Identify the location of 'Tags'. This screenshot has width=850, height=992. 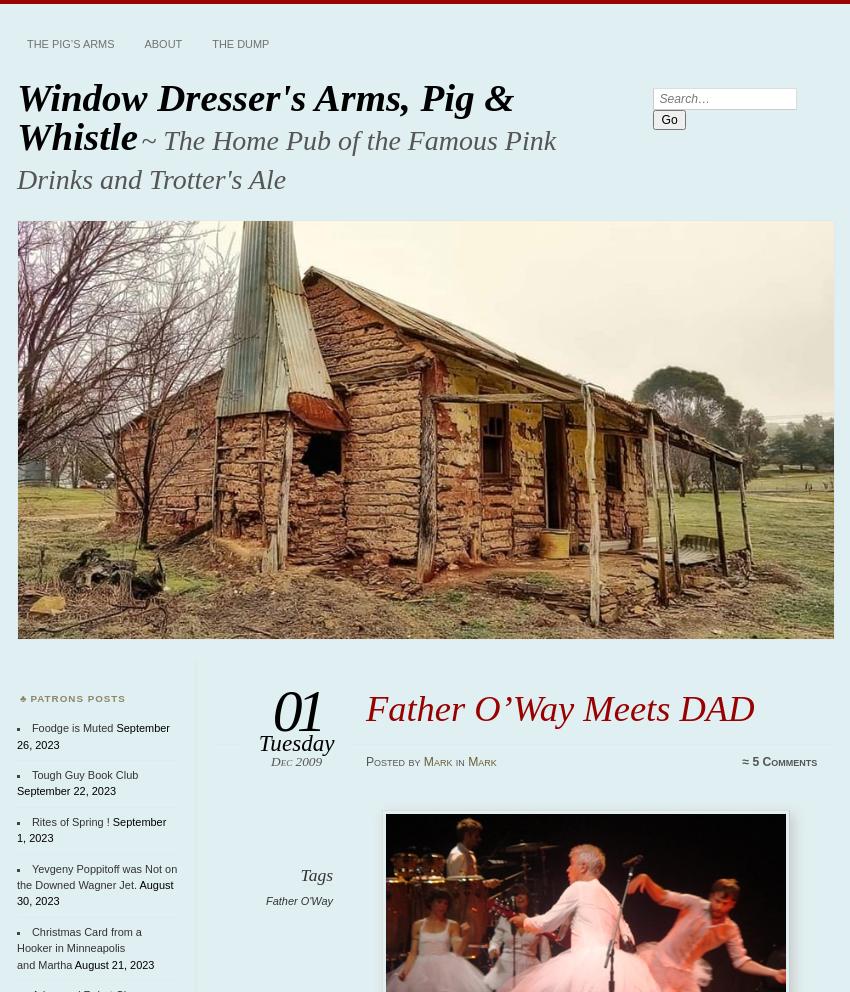
(299, 873).